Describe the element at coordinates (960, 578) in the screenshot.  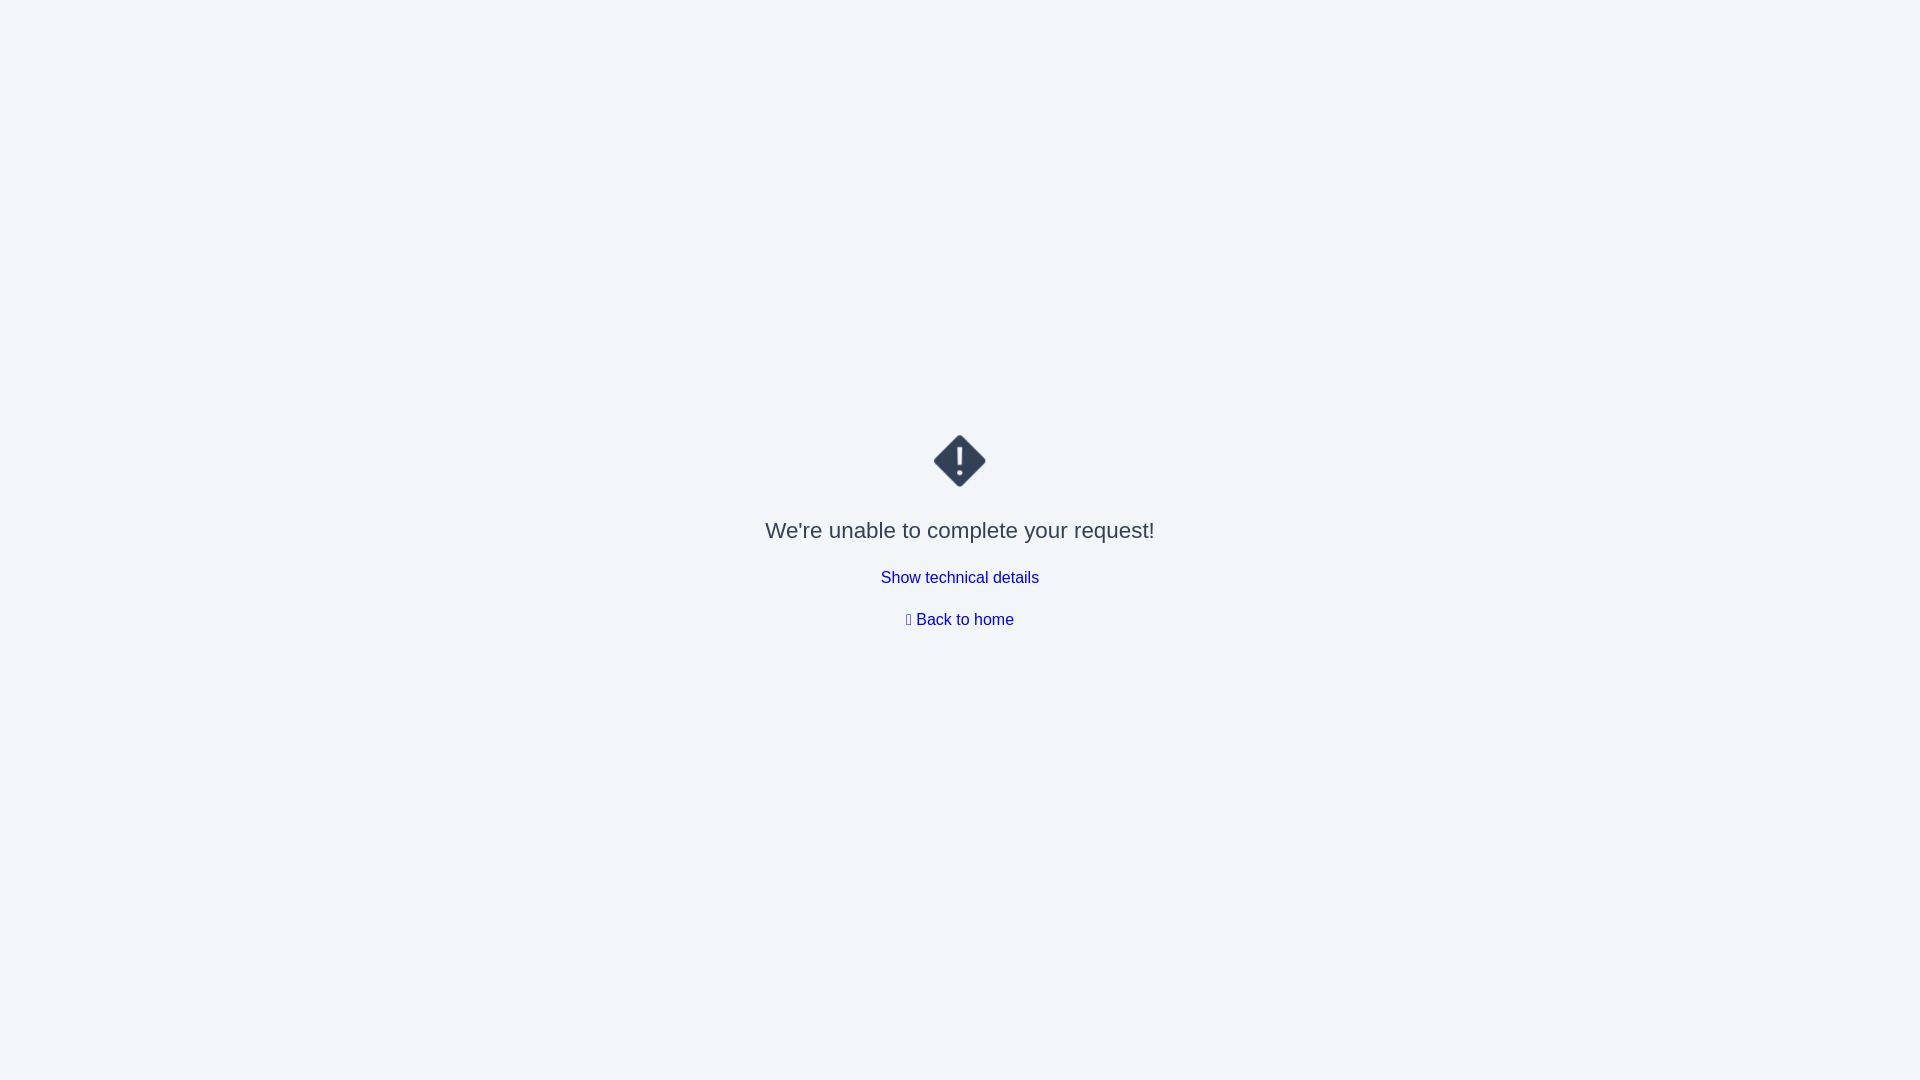
I see `'Show technical details'` at that location.